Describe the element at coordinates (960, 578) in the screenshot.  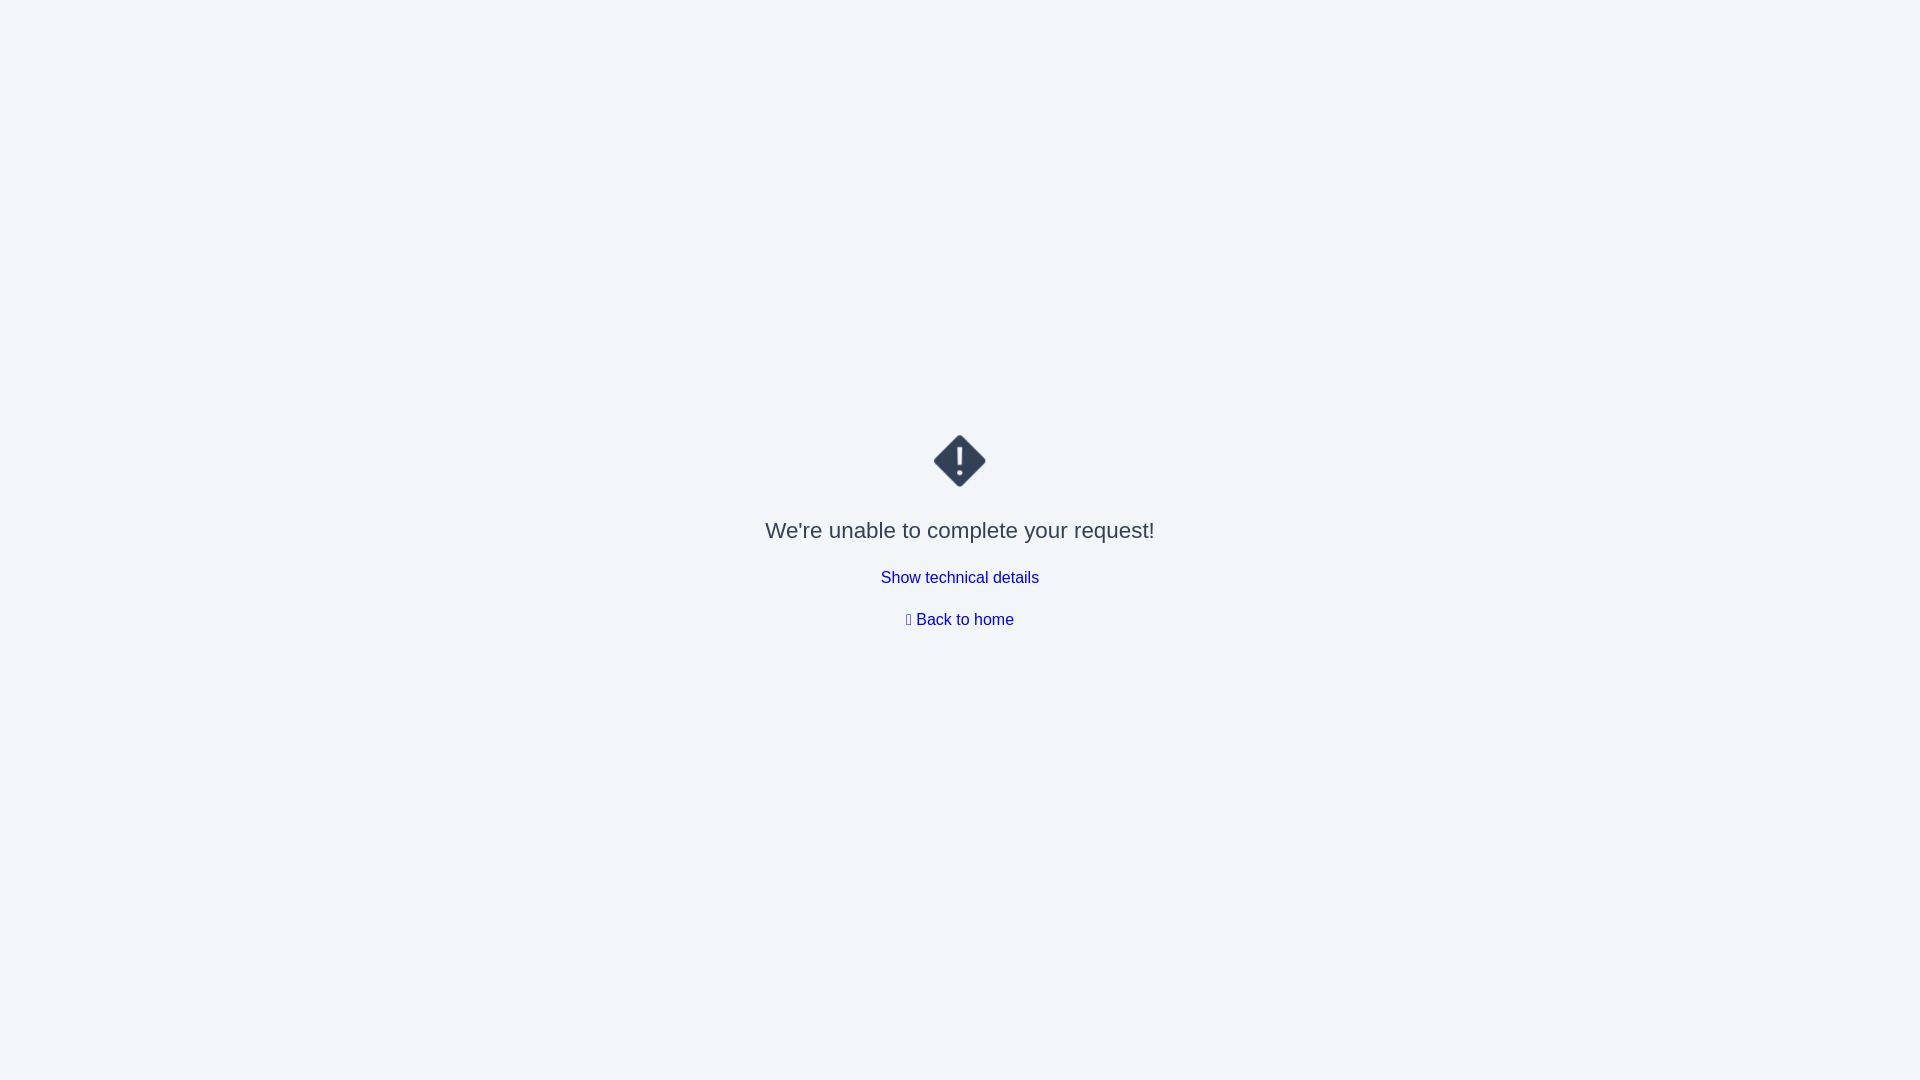
I see `'Show technical details'` at that location.